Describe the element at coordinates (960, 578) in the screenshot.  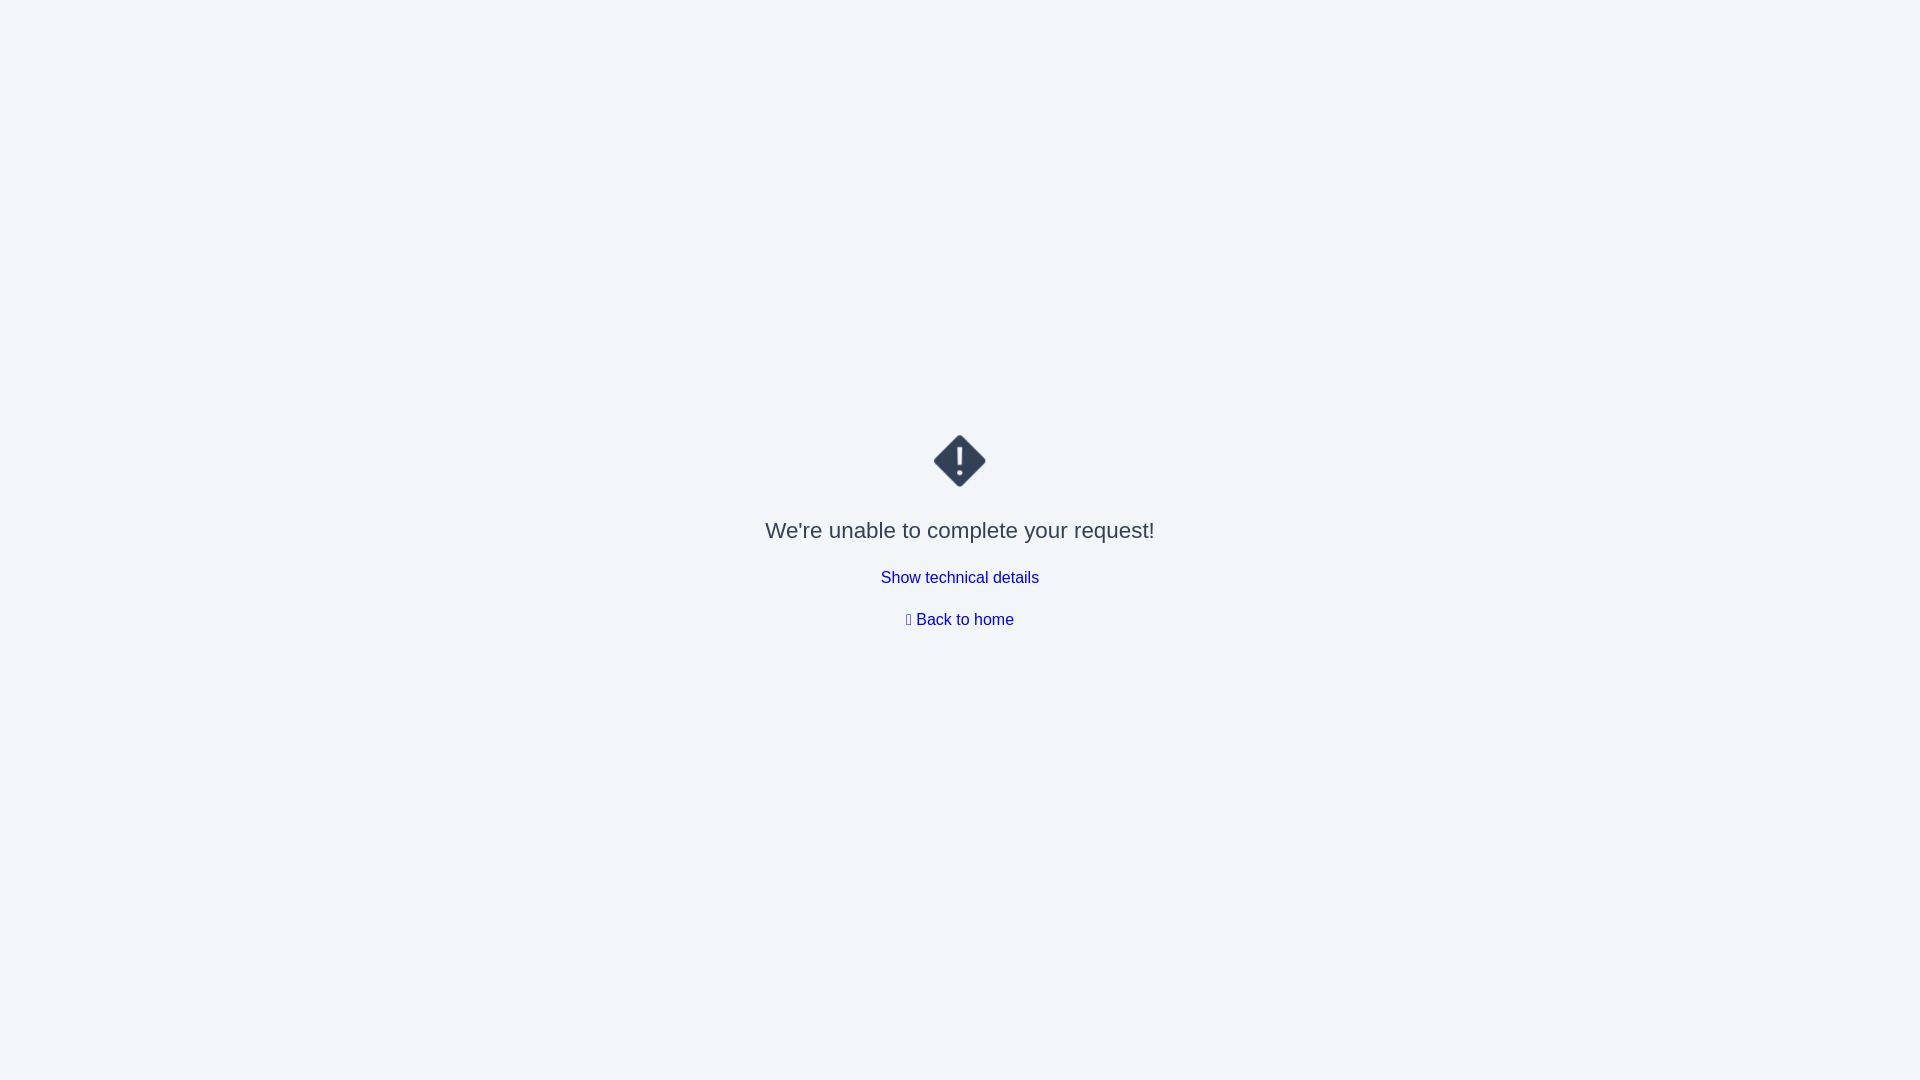
I see `'Show technical details'` at that location.